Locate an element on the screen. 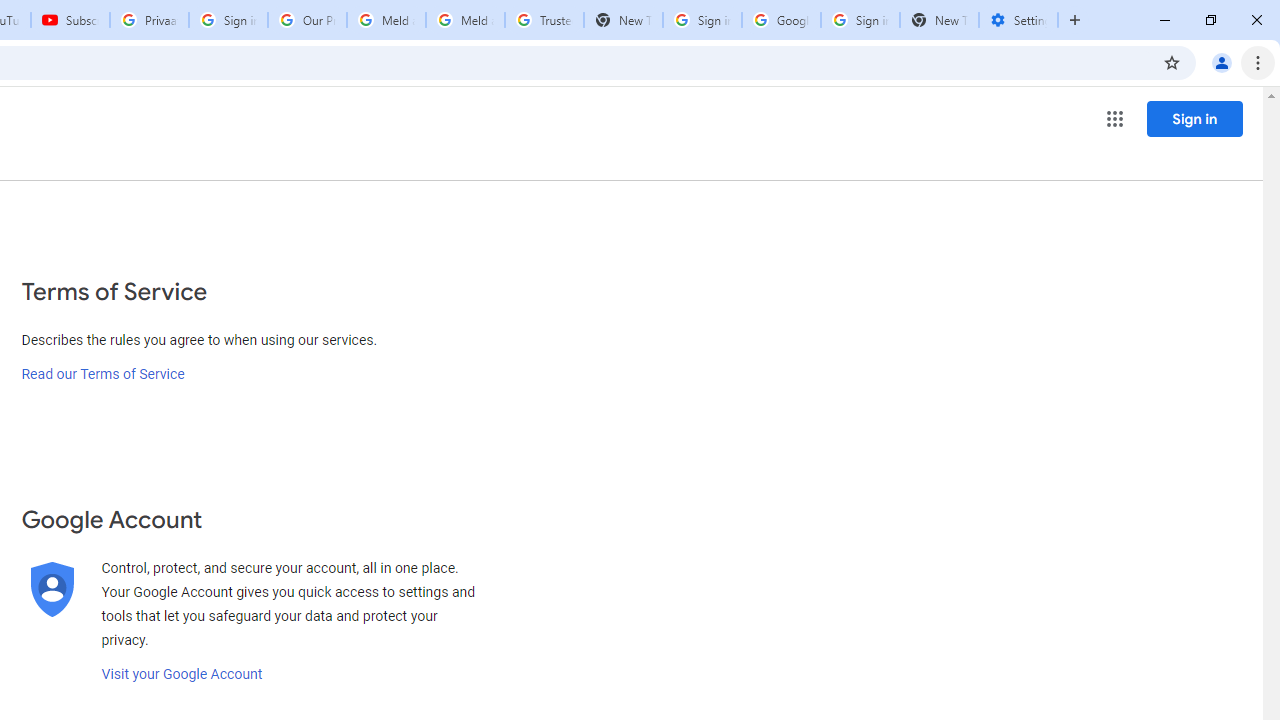 The width and height of the screenshot is (1280, 720). 'Sign in - Google Accounts' is located at coordinates (702, 20).